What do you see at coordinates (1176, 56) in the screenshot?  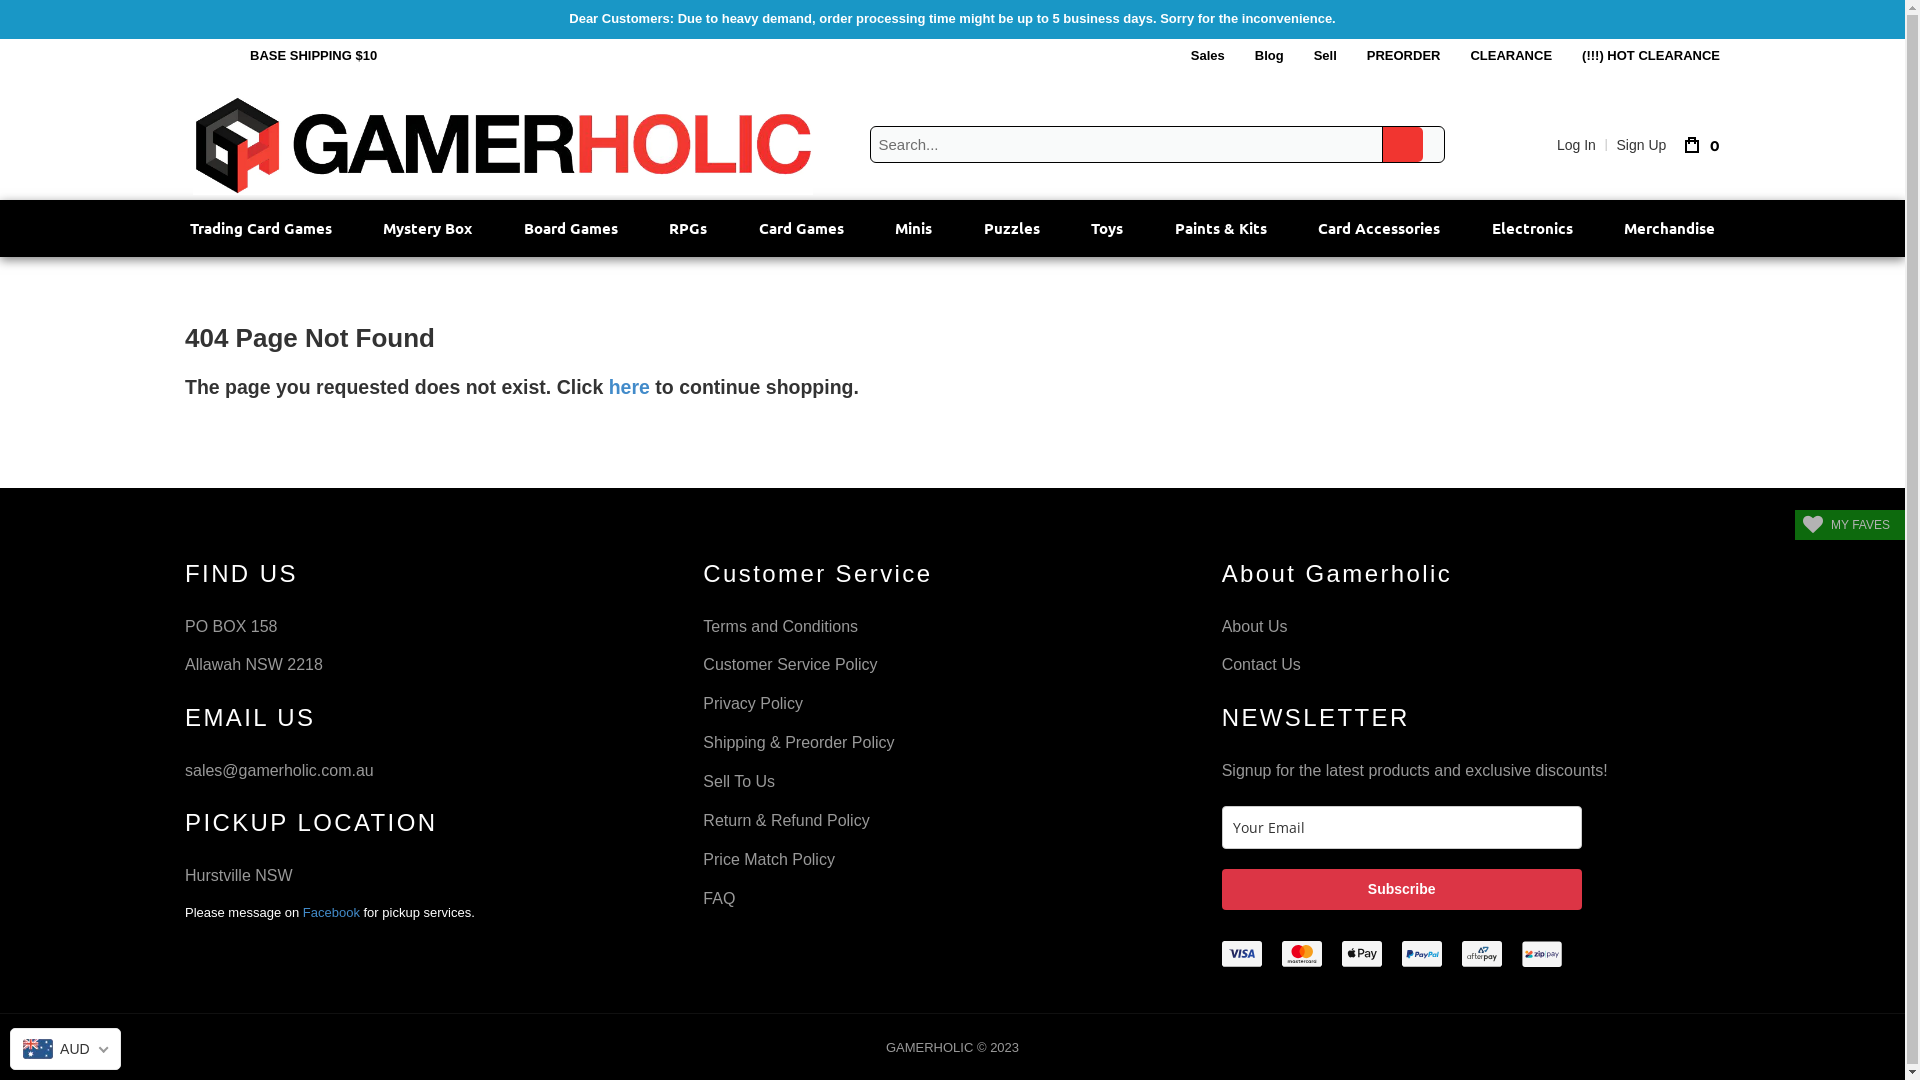 I see `'Sales'` at bounding box center [1176, 56].